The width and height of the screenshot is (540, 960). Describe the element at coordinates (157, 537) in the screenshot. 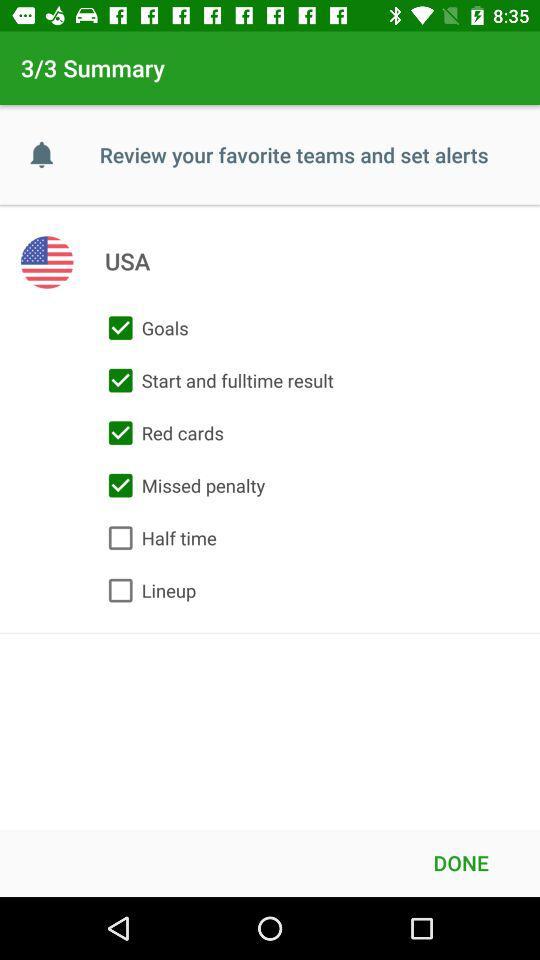

I see `the half time item` at that location.